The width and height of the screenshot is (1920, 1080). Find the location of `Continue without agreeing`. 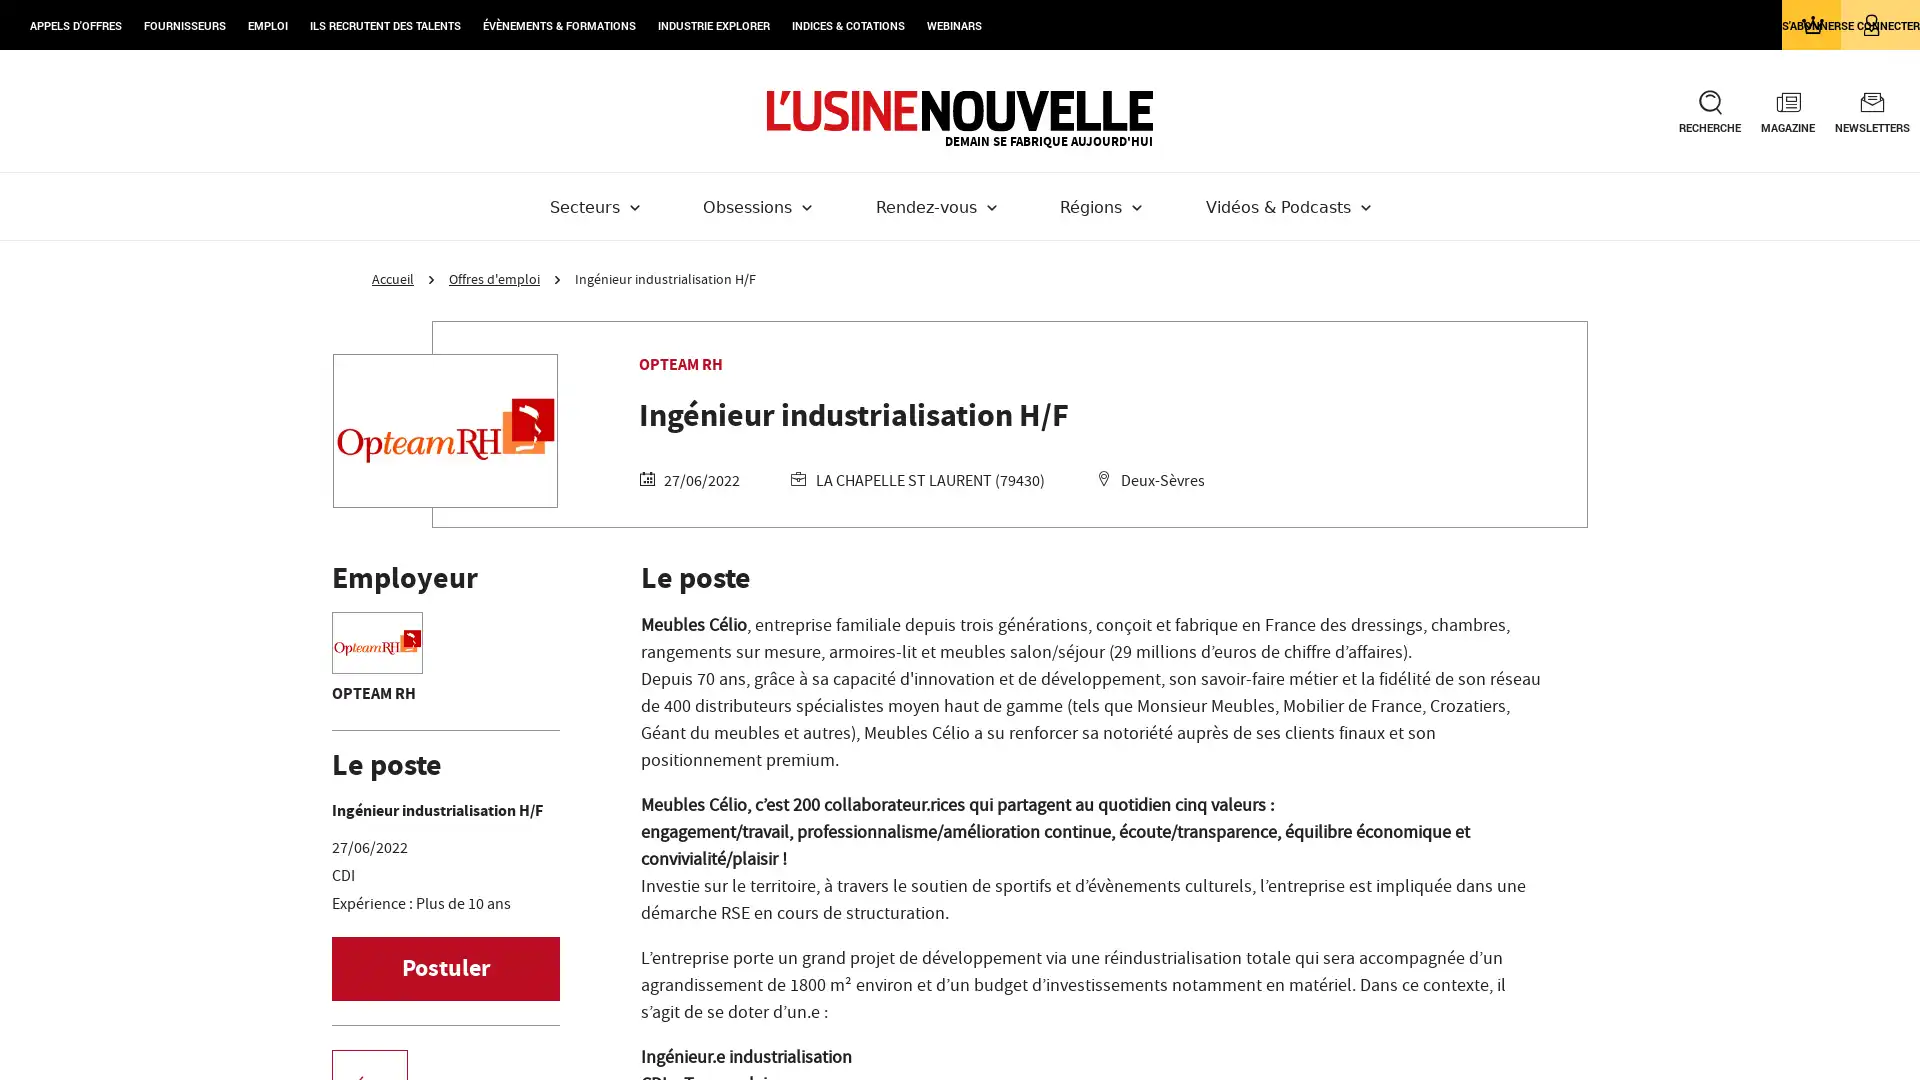

Continue without agreeing is located at coordinates (1189, 334).